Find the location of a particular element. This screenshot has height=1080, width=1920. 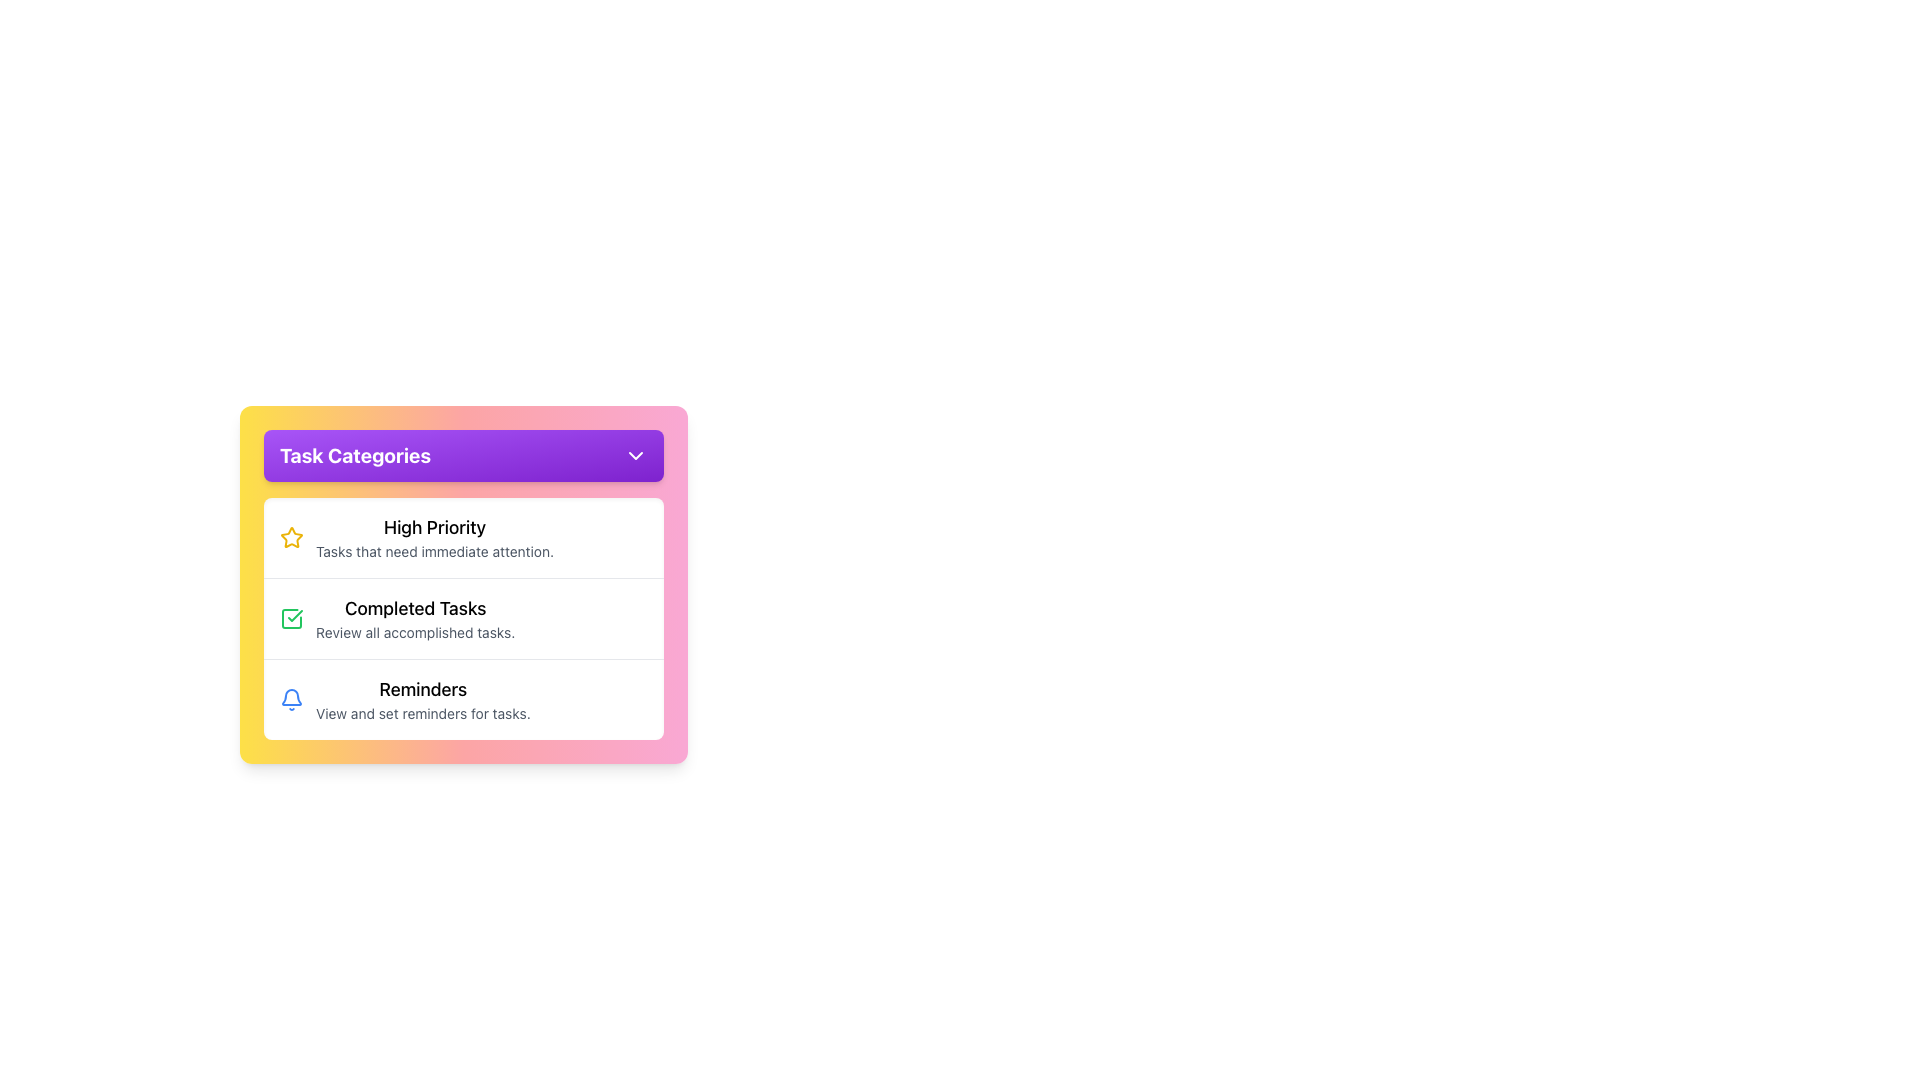

the graphical icon representing a partially open square shape with a green stroke in the 'Completed Tasks' section is located at coordinates (291, 617).